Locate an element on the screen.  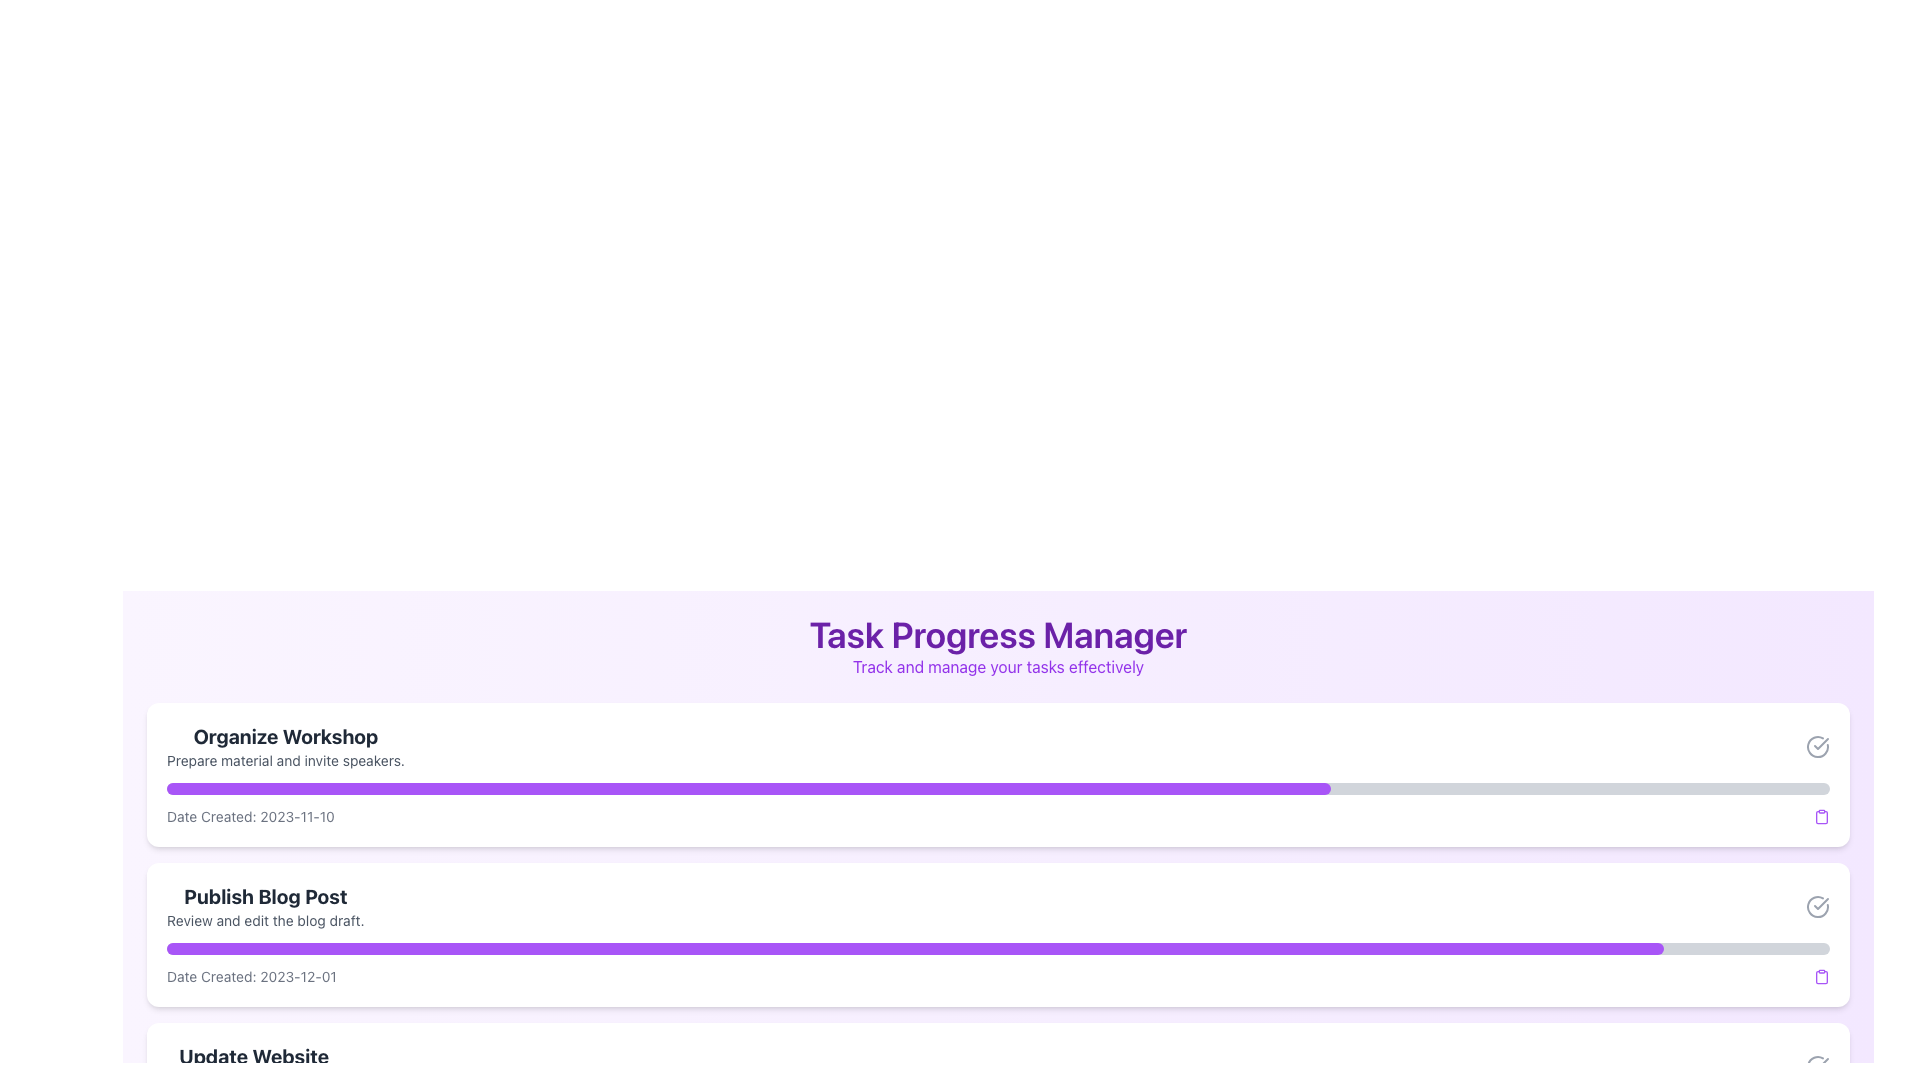
text contained in the descriptor label under the 'Organize Workshop' heading, which provides further explanation or instruction related to the task is located at coordinates (284, 760).